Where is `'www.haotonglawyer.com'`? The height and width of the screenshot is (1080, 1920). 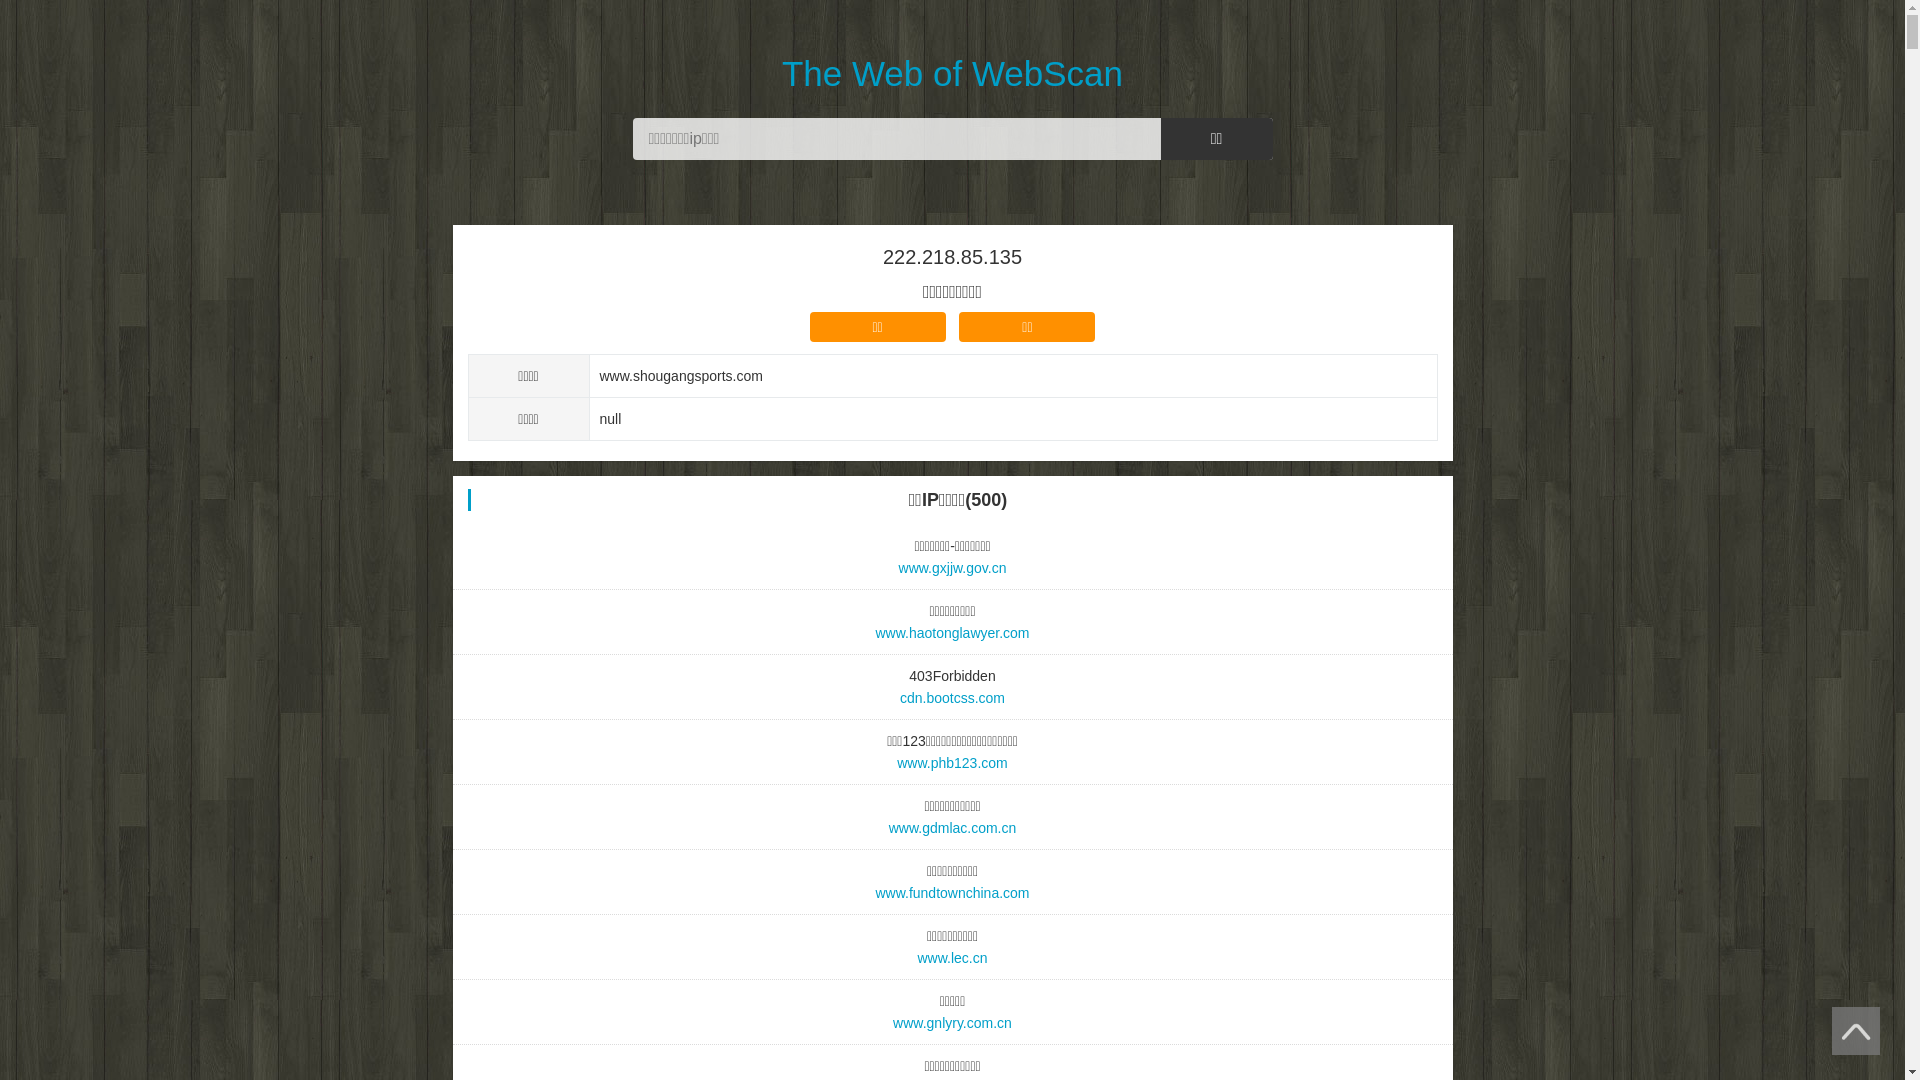
'www.haotonglawyer.com' is located at coordinates (952, 632).